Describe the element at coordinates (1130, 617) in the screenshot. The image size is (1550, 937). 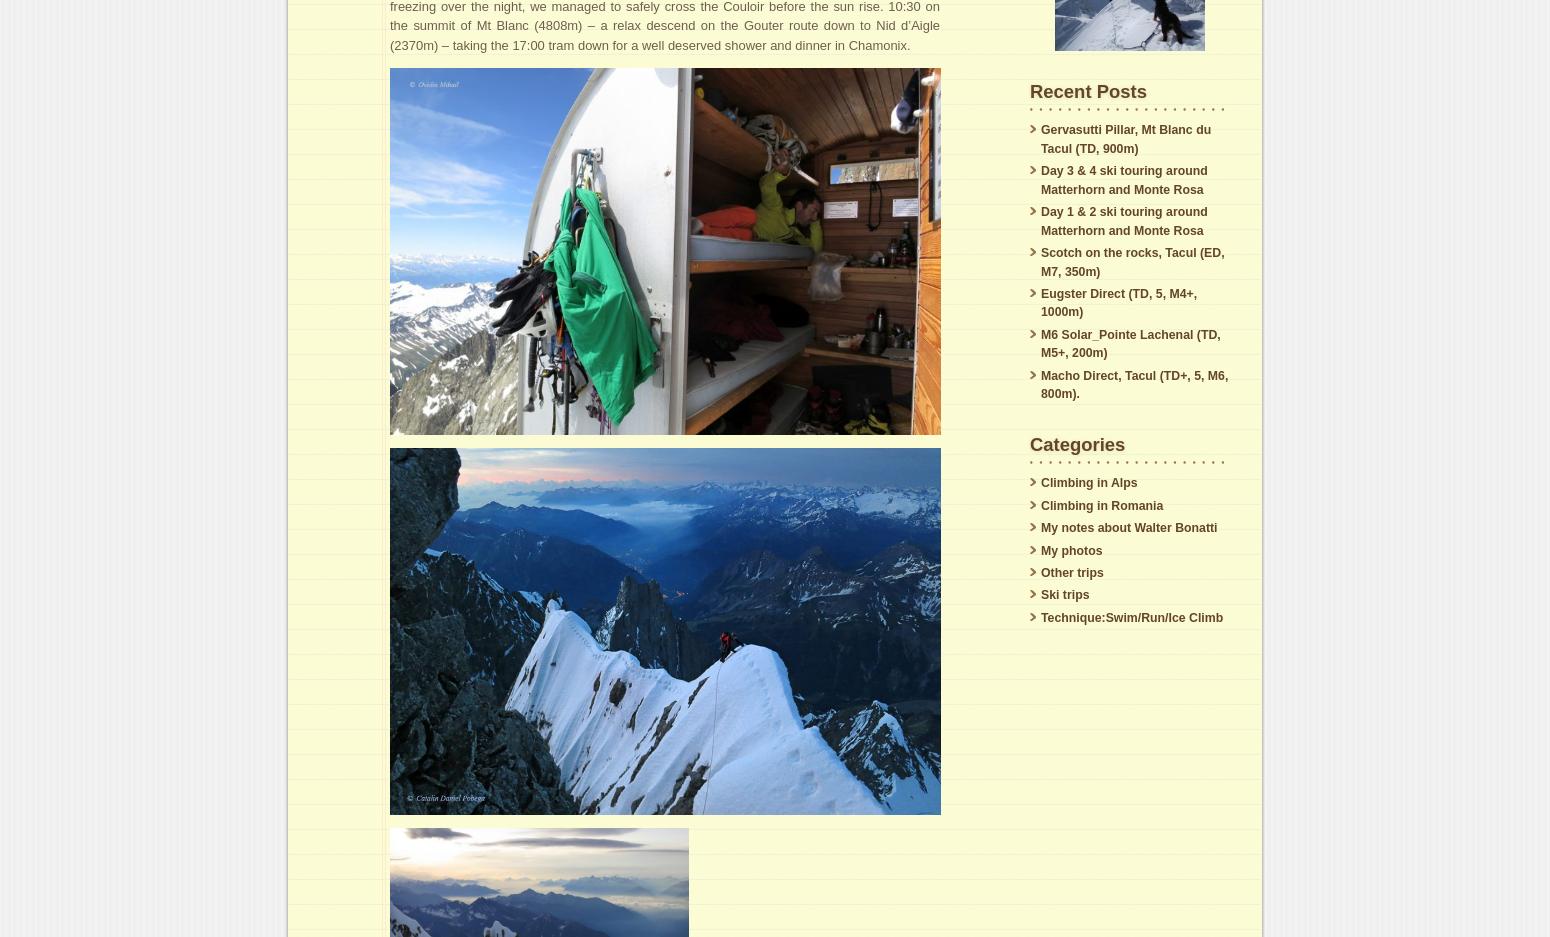
I see `'Technique:Swim/Run/Ice Climb'` at that location.